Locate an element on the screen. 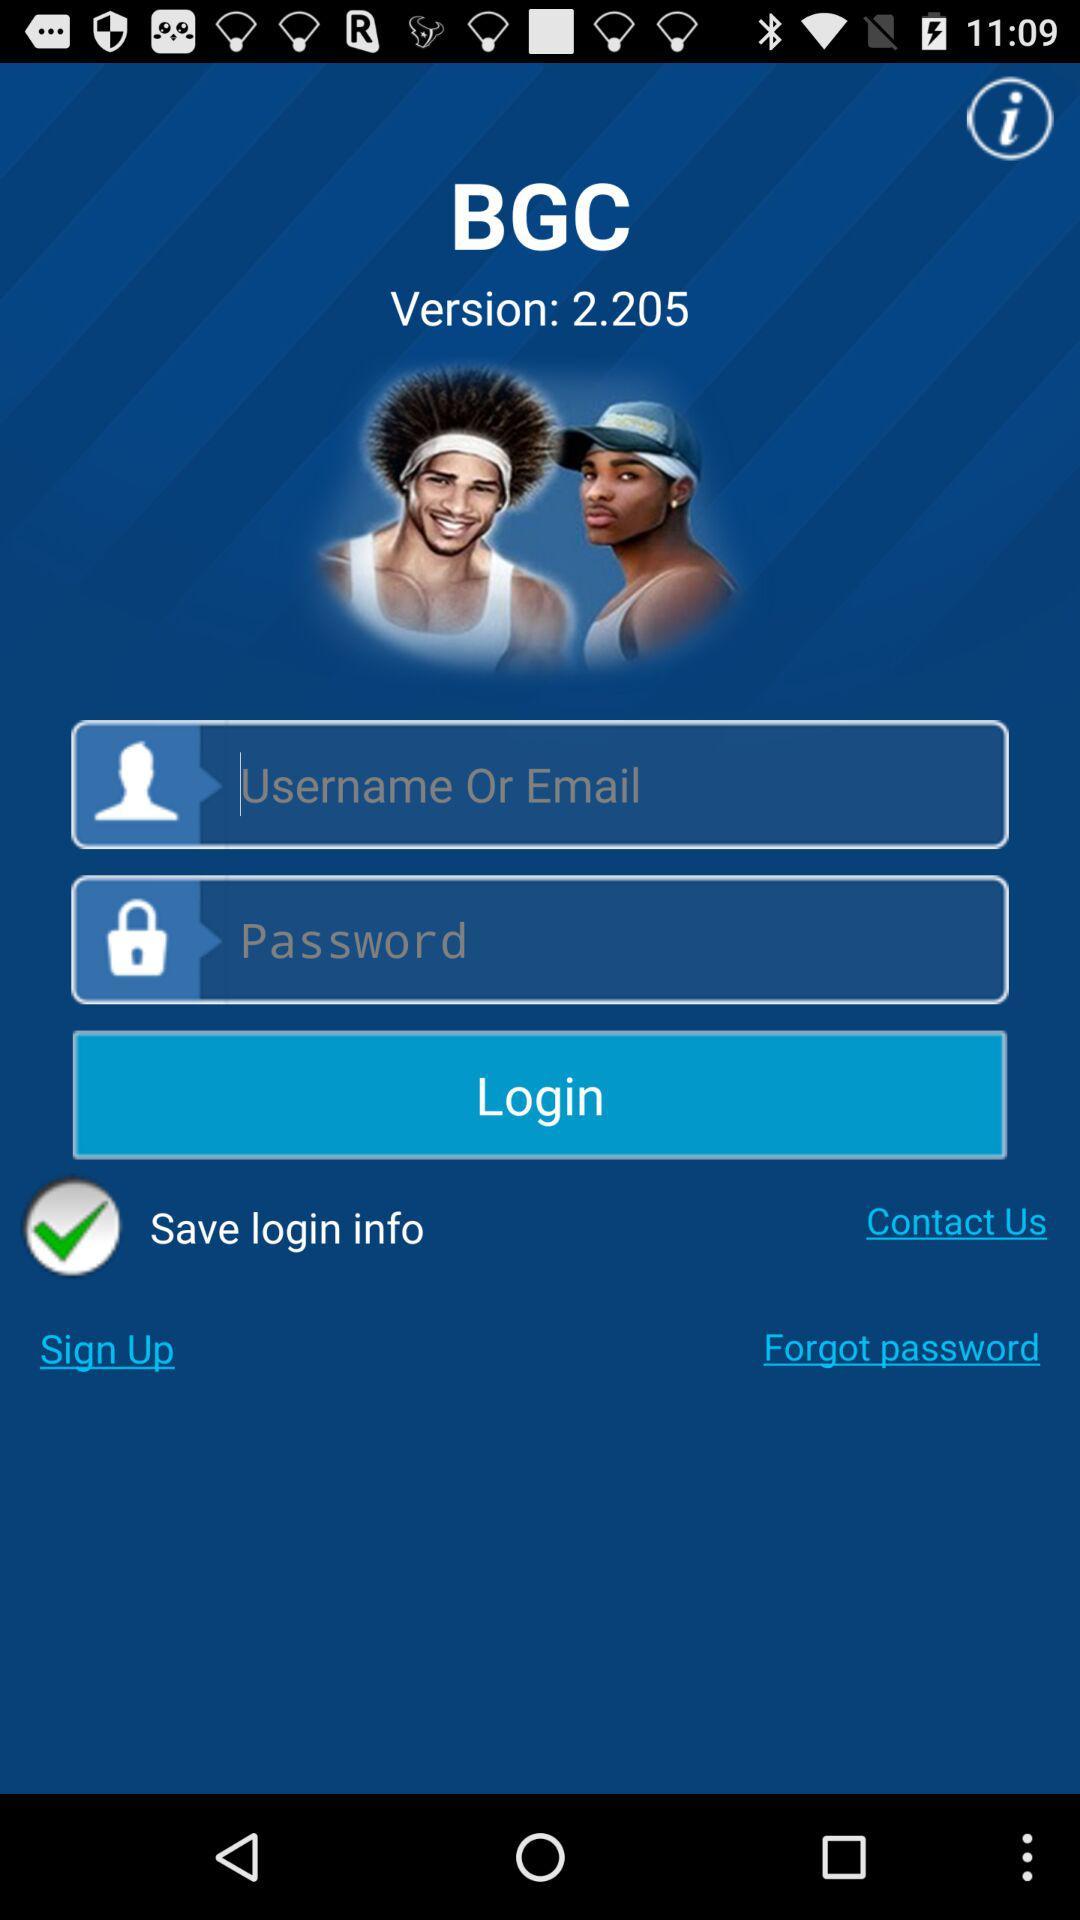  the icon to the right of the   save login info is located at coordinates (955, 1219).